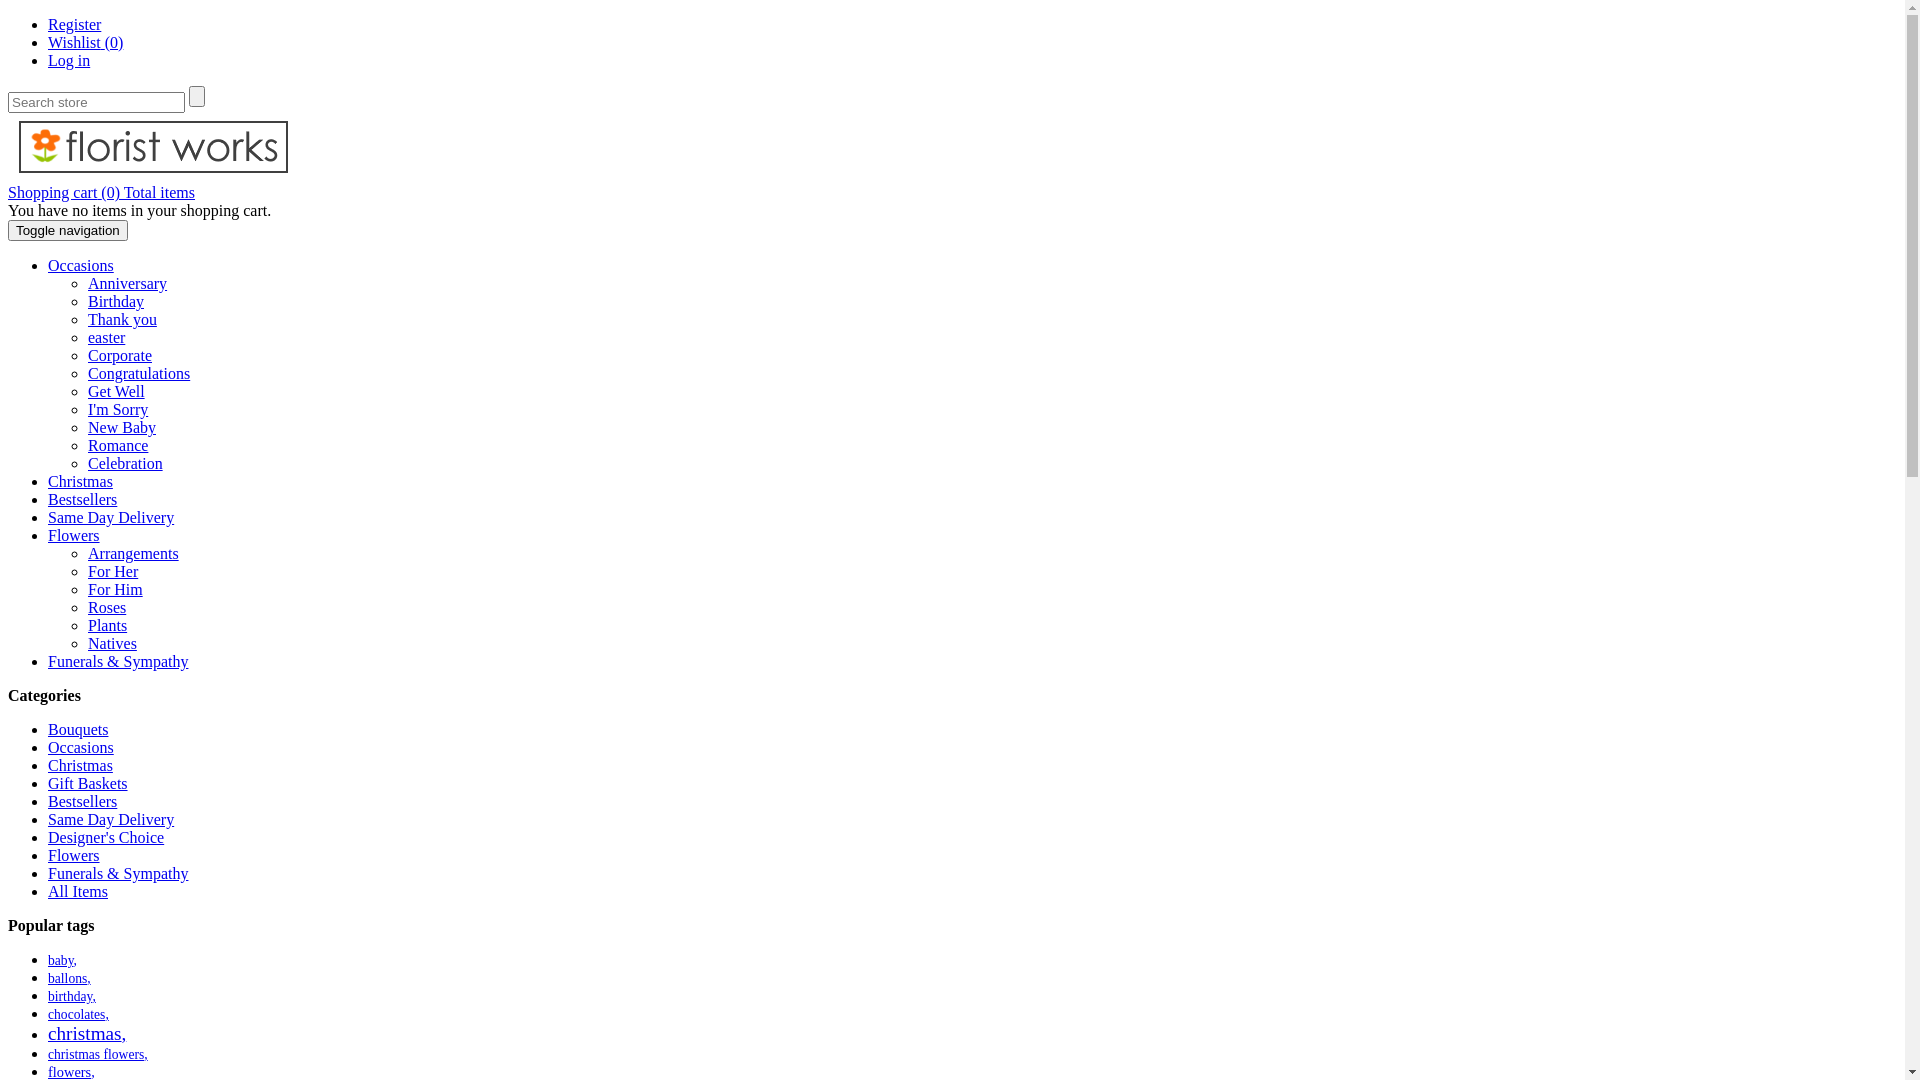 This screenshot has width=1920, height=1080. Describe the element at coordinates (73, 534) in the screenshot. I see `'Flowers'` at that location.